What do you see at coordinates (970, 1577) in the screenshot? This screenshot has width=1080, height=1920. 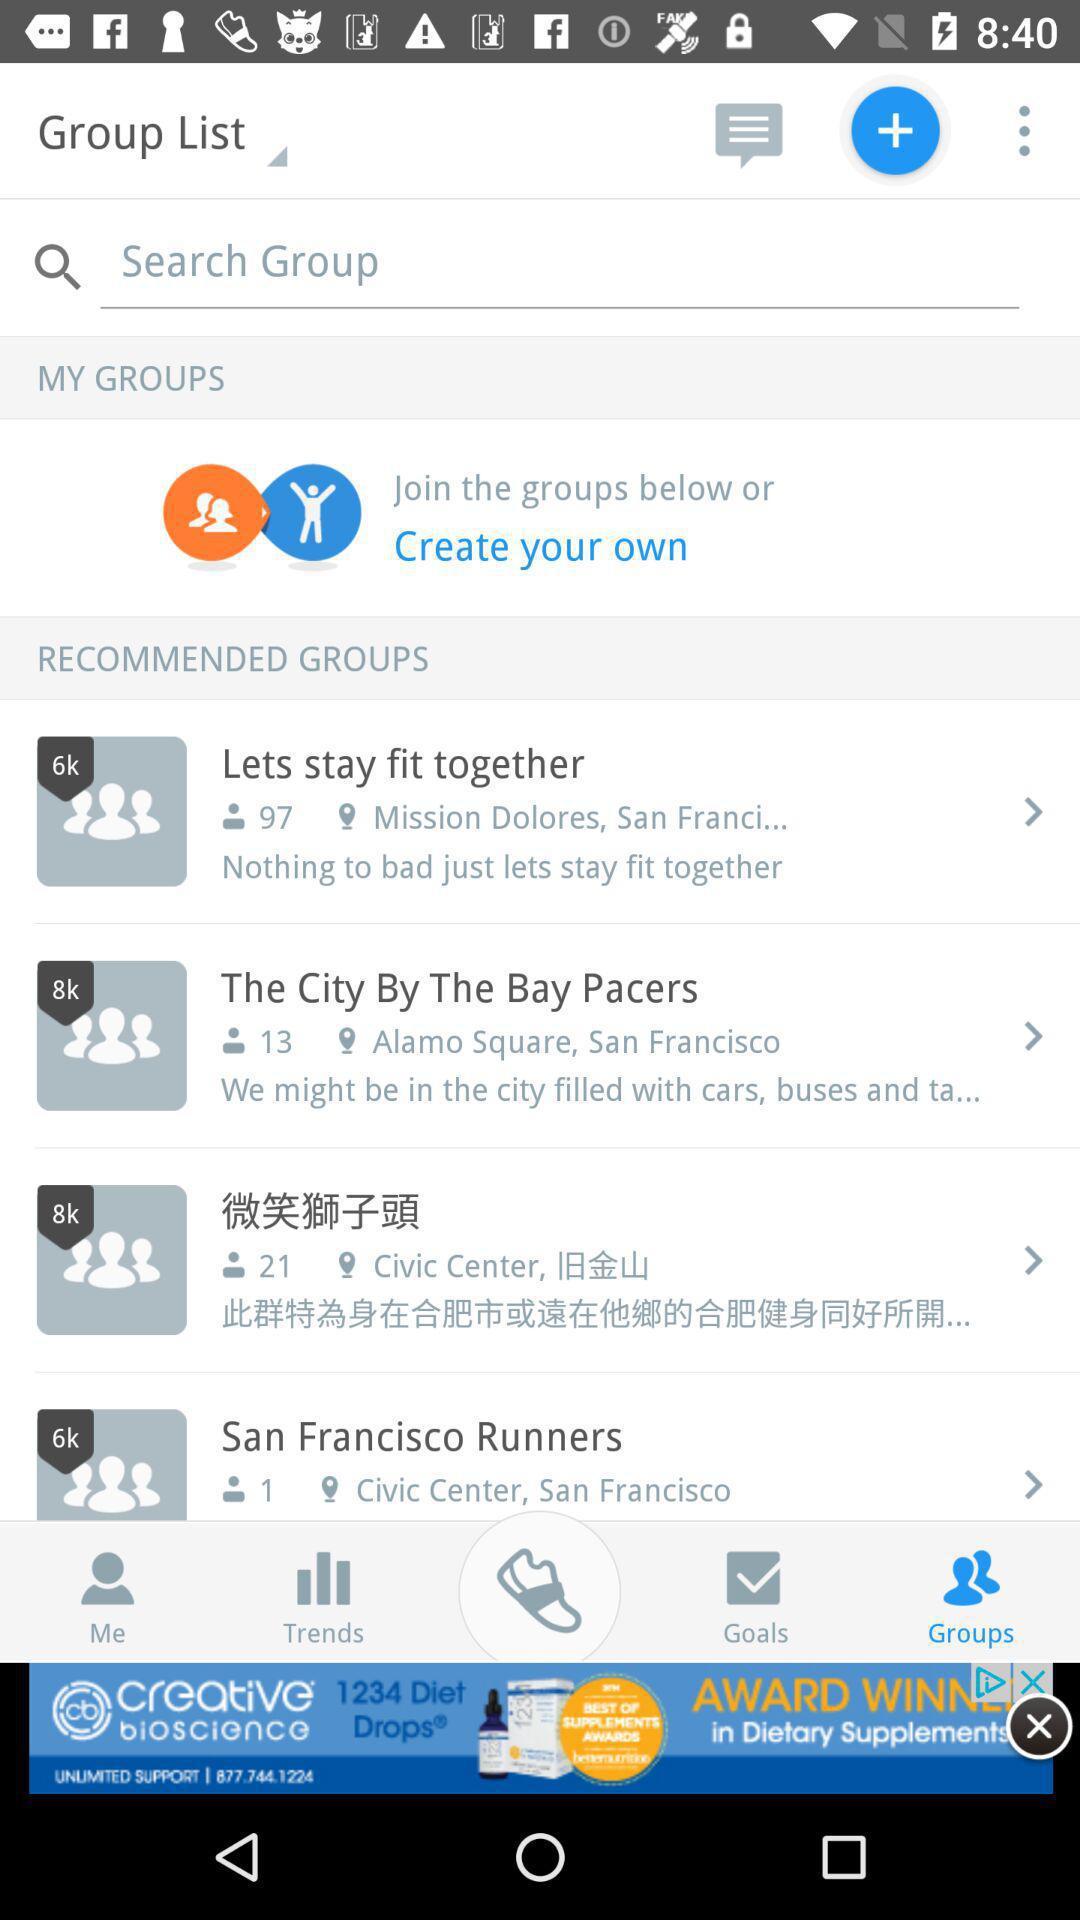 I see `the group icon` at bounding box center [970, 1577].